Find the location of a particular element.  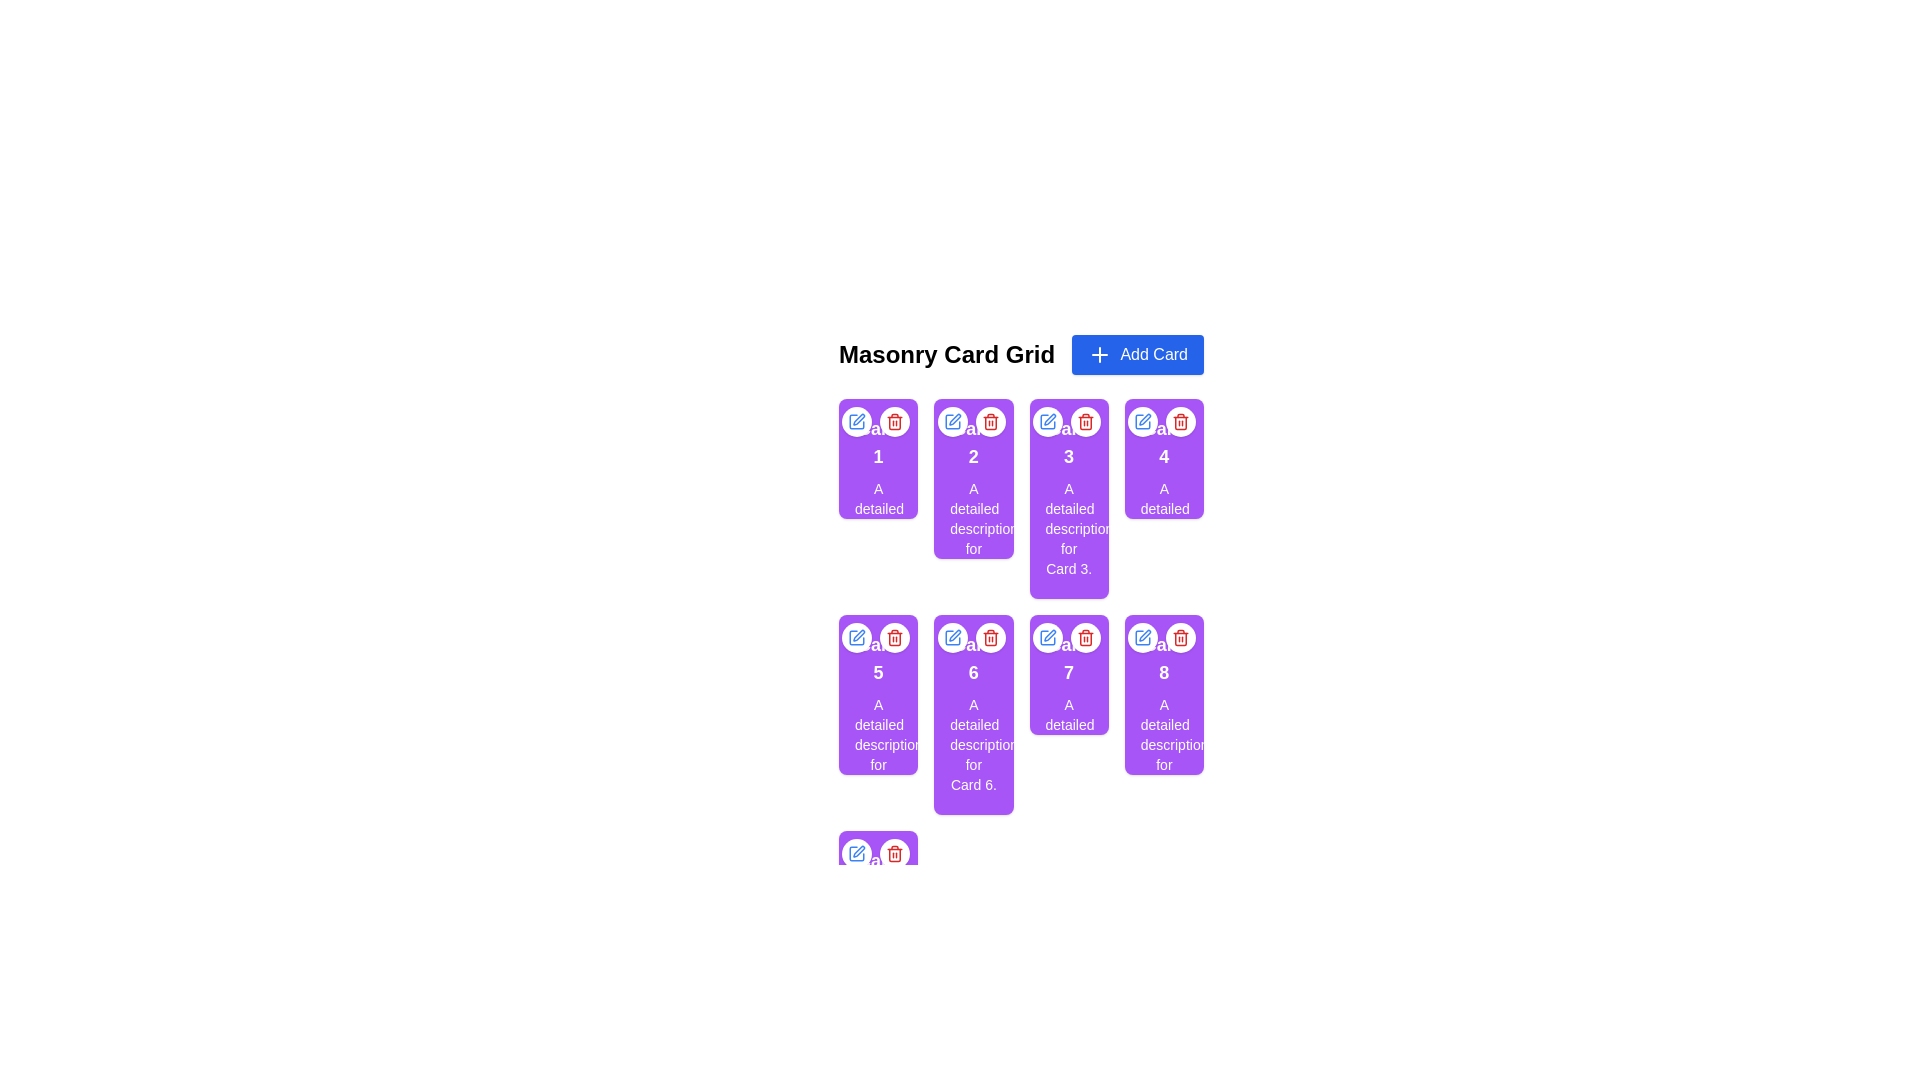

the text label displaying 'A detailed description for Card 5.' within the purple card of 'Card 5' is located at coordinates (878, 744).